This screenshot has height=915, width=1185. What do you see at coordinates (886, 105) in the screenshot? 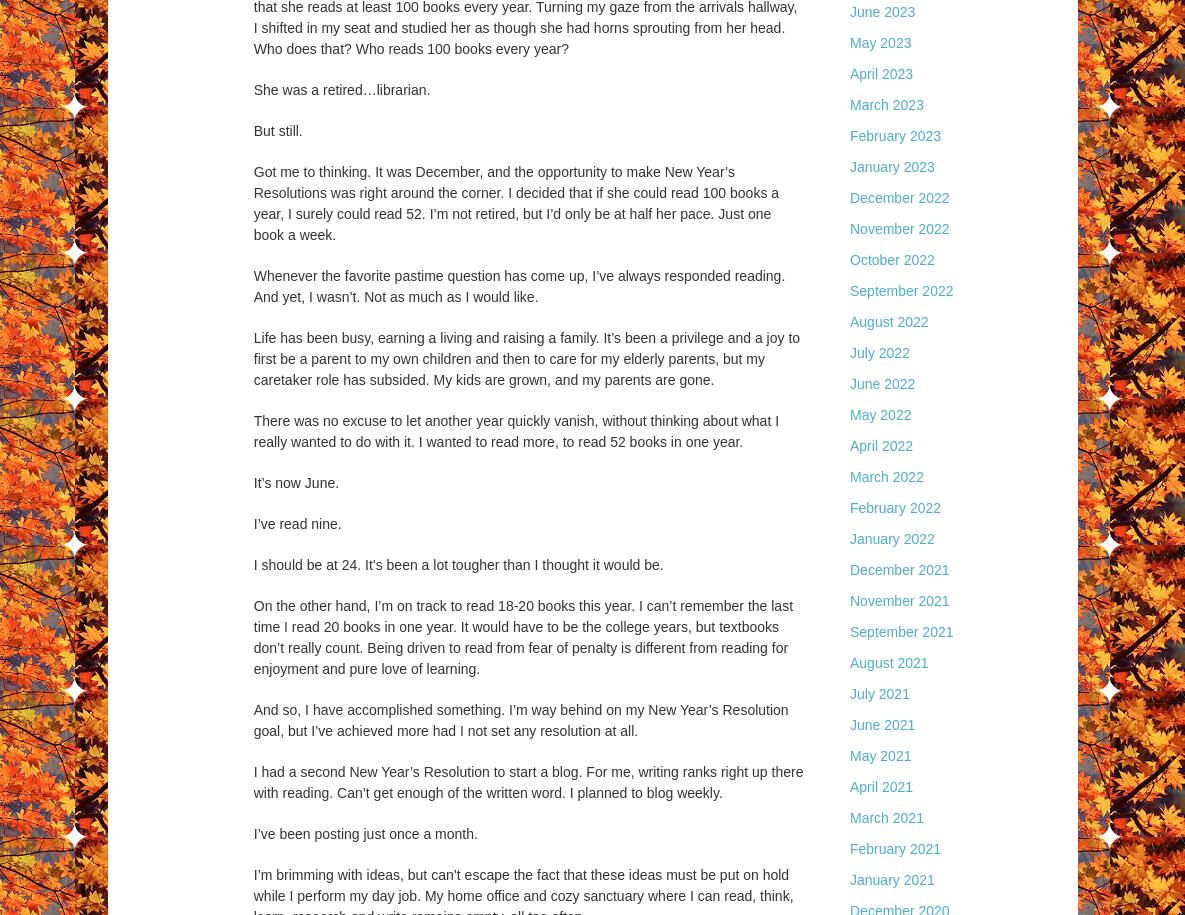
I see `'March 2023'` at bounding box center [886, 105].